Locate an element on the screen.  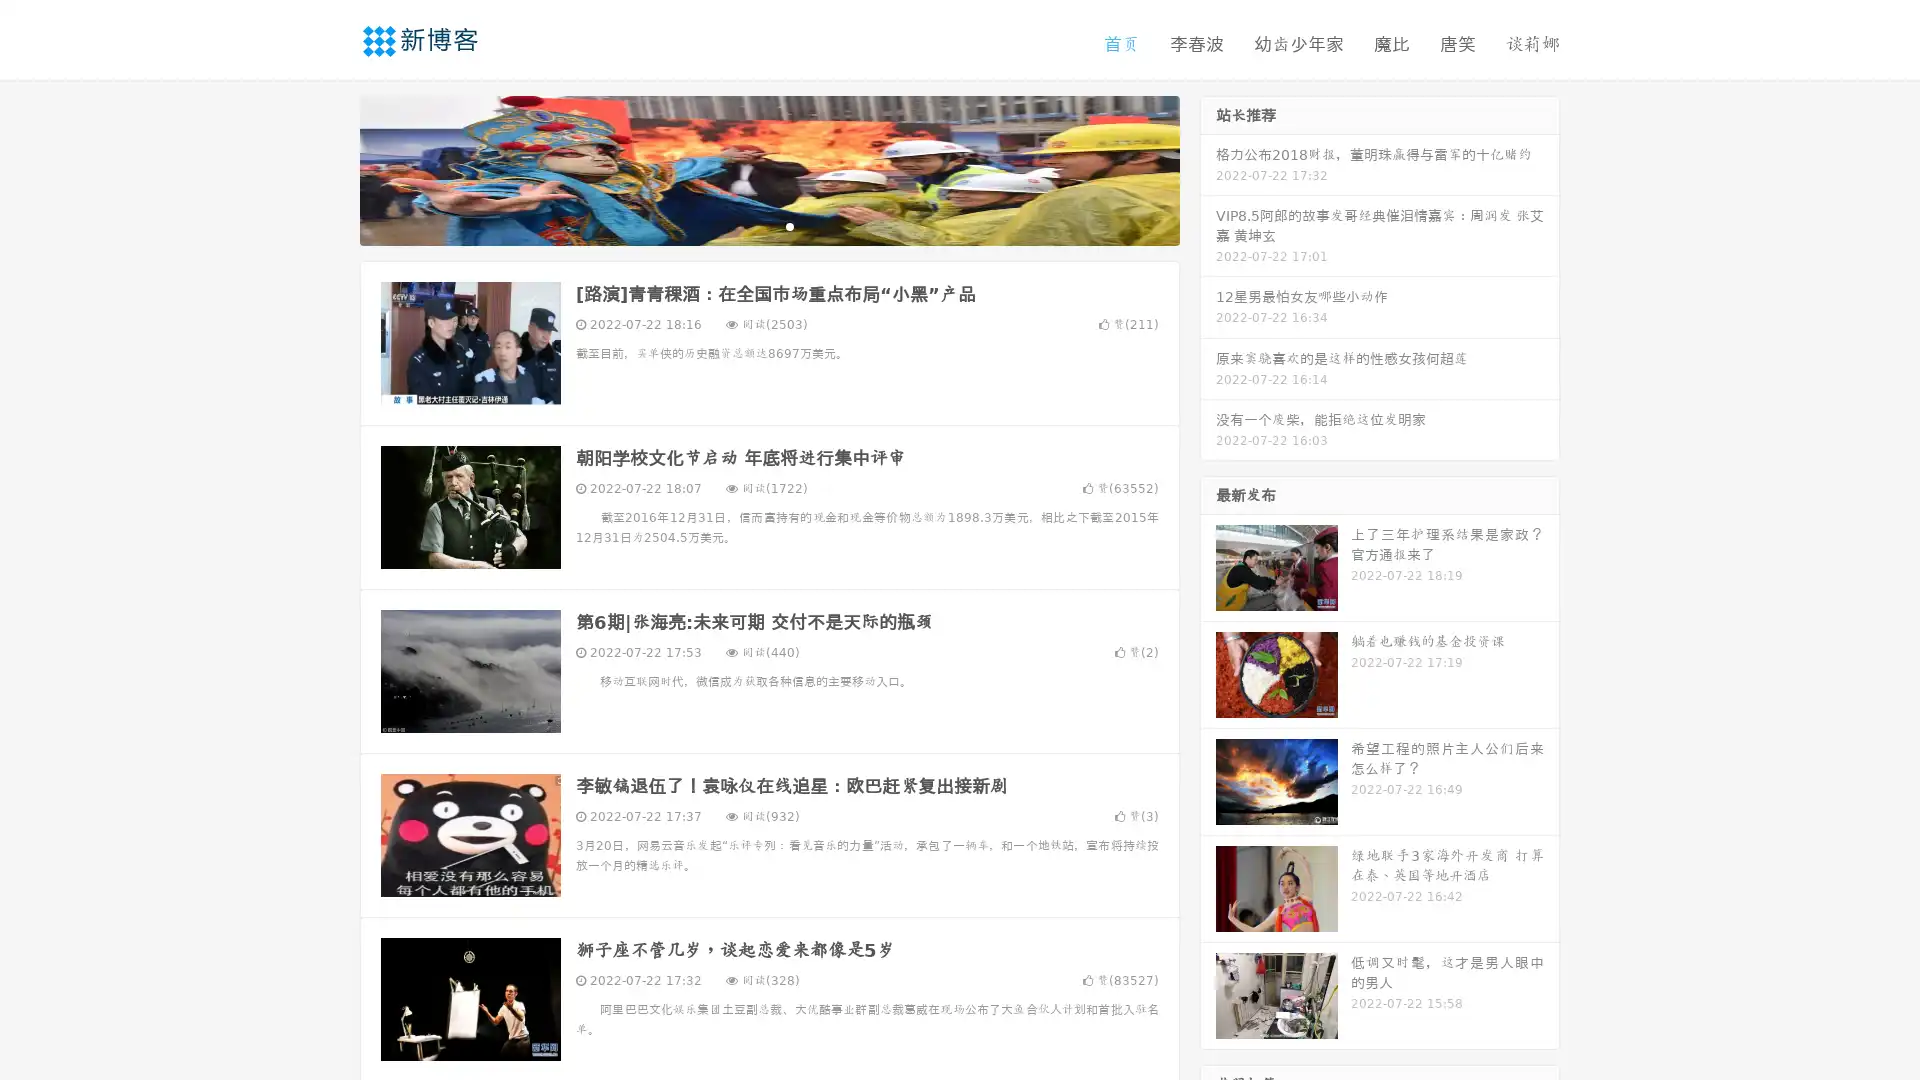
Go to slide 1 is located at coordinates (748, 225).